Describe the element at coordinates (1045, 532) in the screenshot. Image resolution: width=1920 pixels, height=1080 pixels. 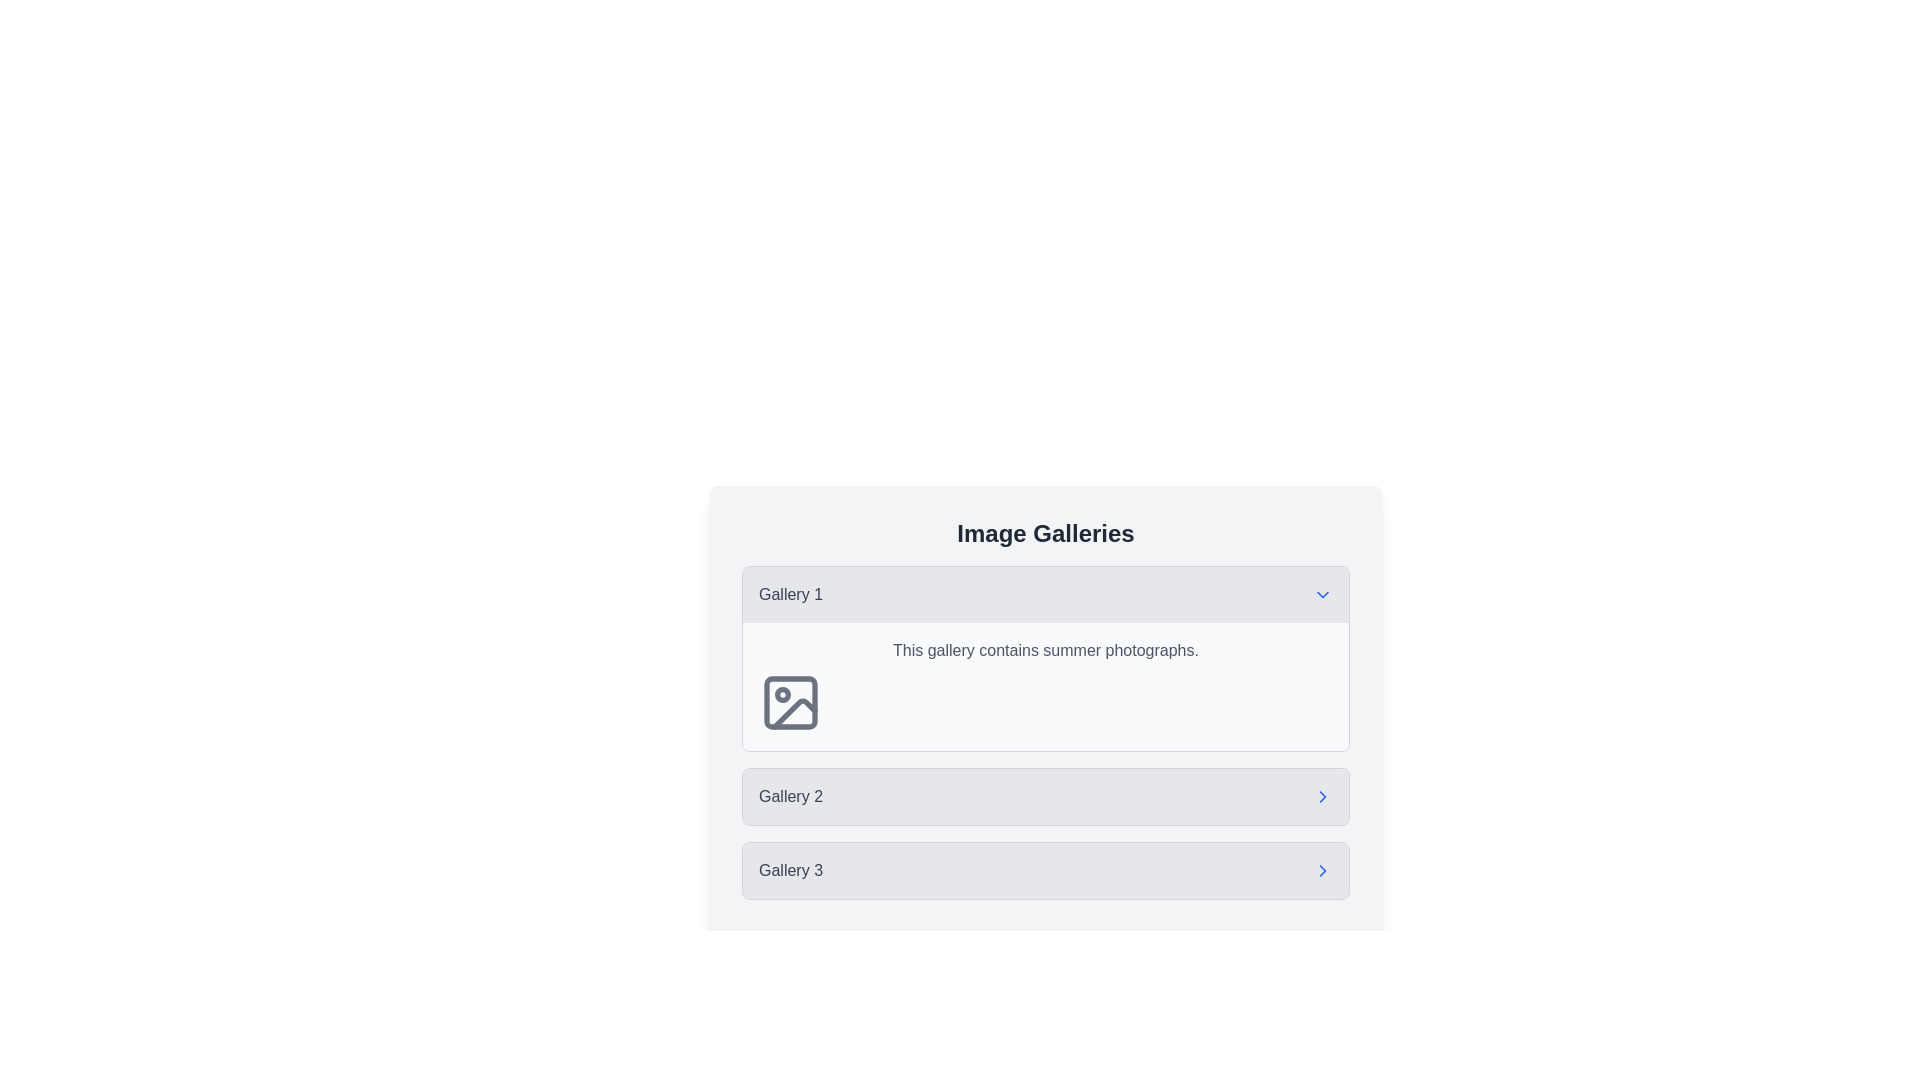
I see `the Text label that serves as the title or heading for the section, which is located at the top of the galleries` at that location.